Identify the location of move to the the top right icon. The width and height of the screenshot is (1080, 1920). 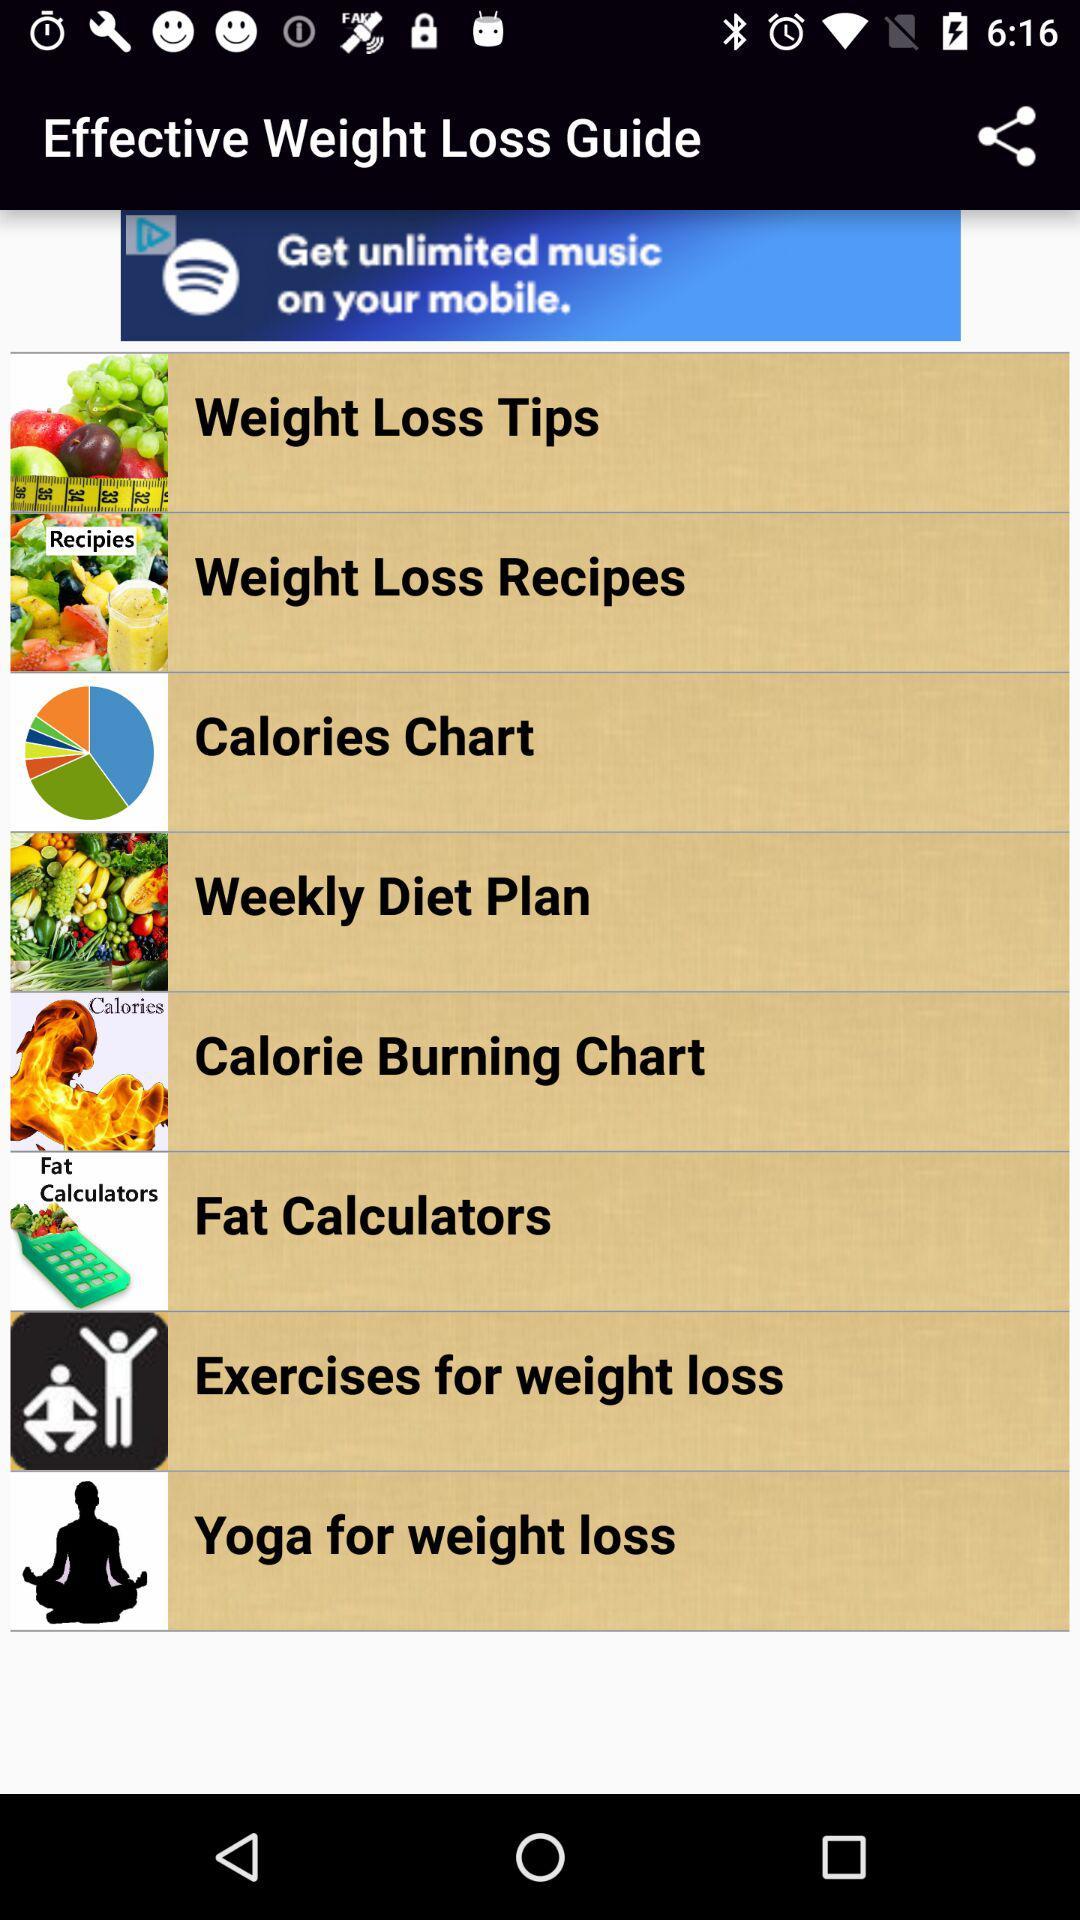
(1006, 136).